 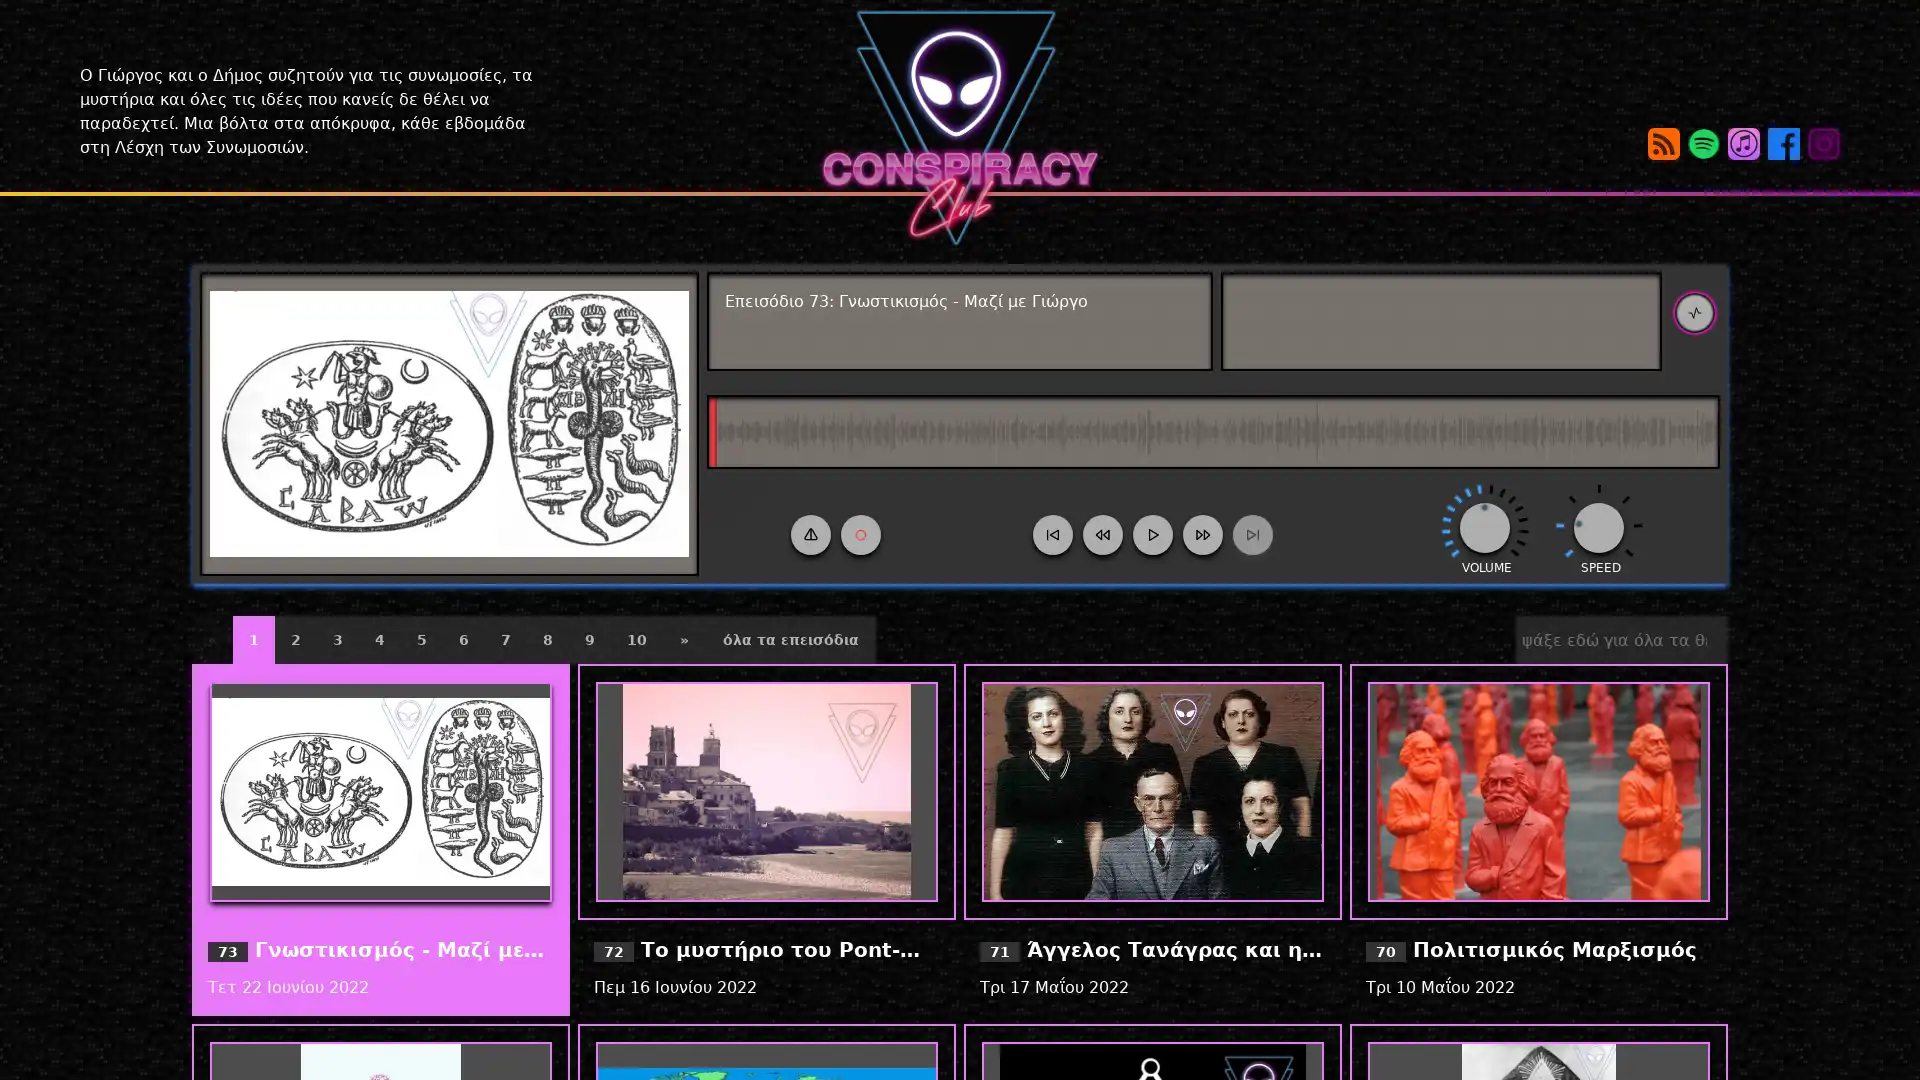 What do you see at coordinates (505, 640) in the screenshot?
I see `7` at bounding box center [505, 640].